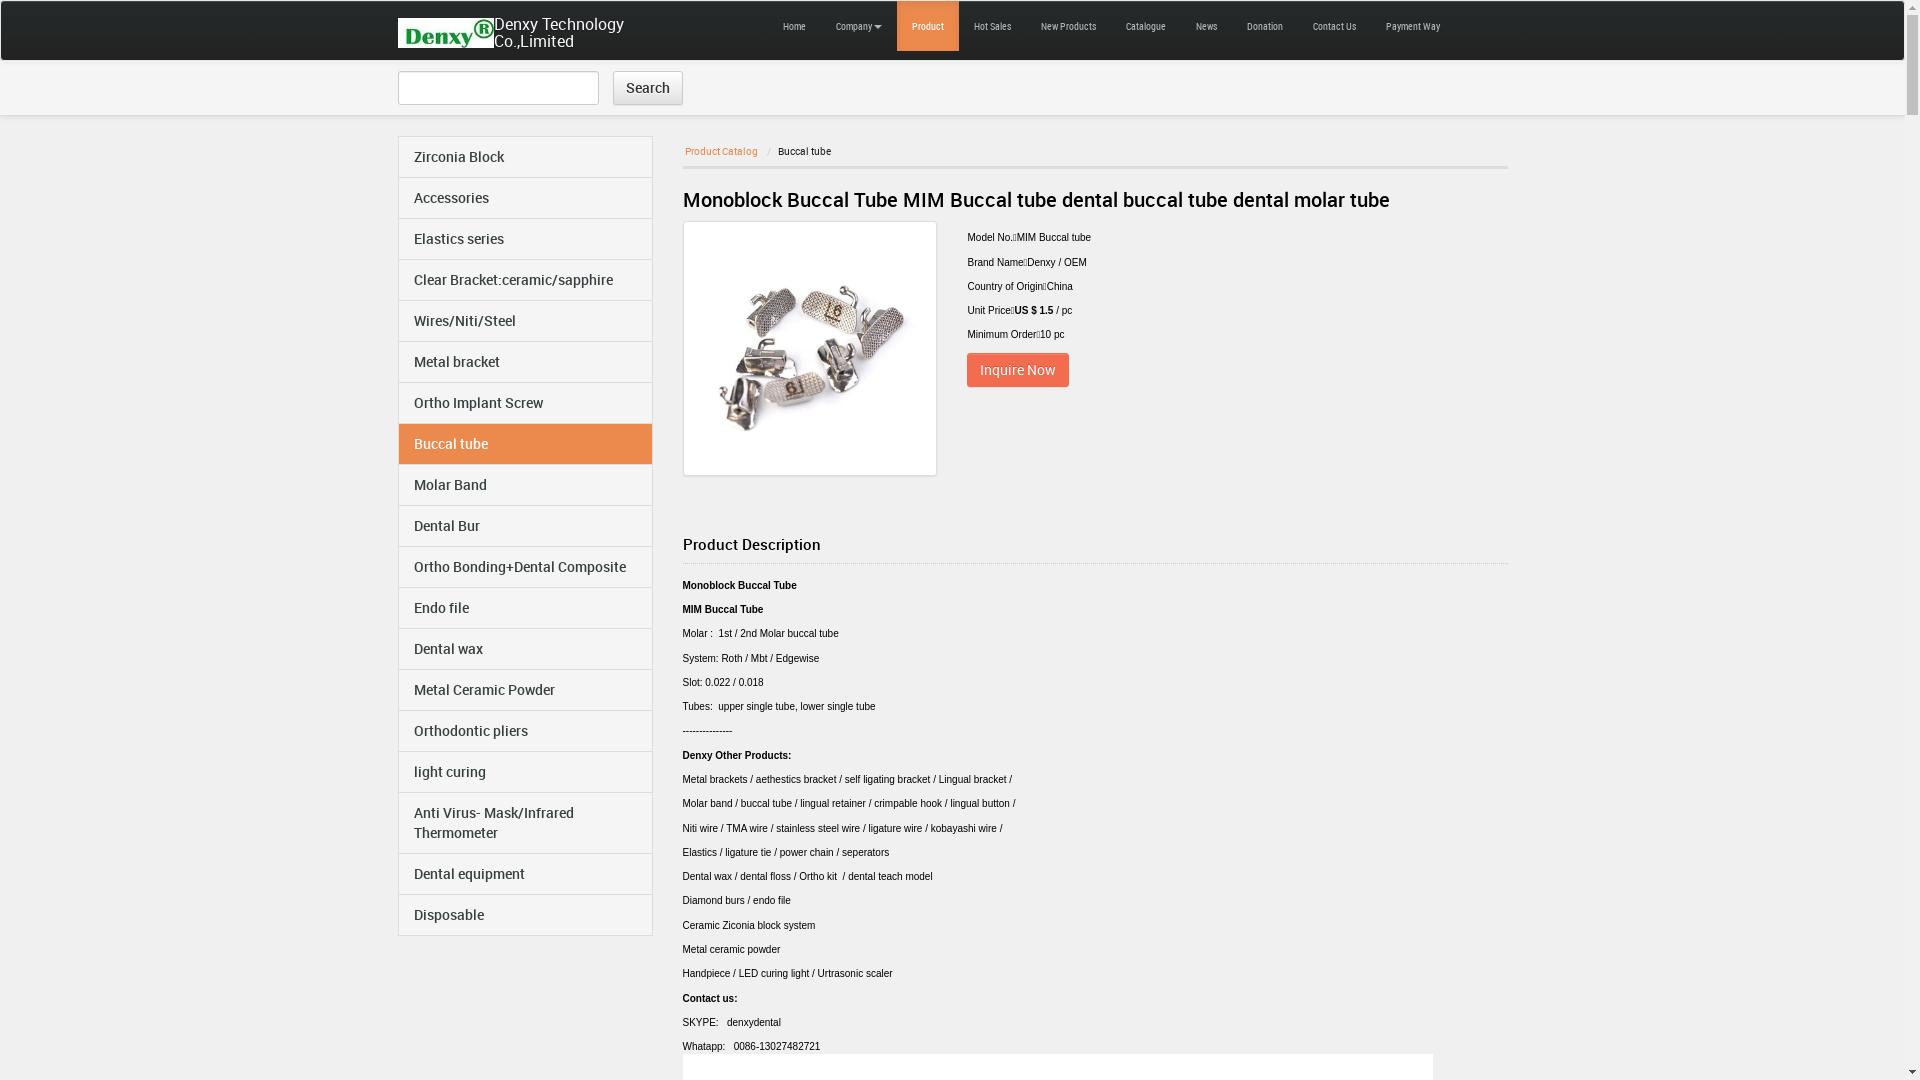 This screenshot has width=1920, height=1080. What do you see at coordinates (524, 319) in the screenshot?
I see `'Wires/Niti/Steel'` at bounding box center [524, 319].